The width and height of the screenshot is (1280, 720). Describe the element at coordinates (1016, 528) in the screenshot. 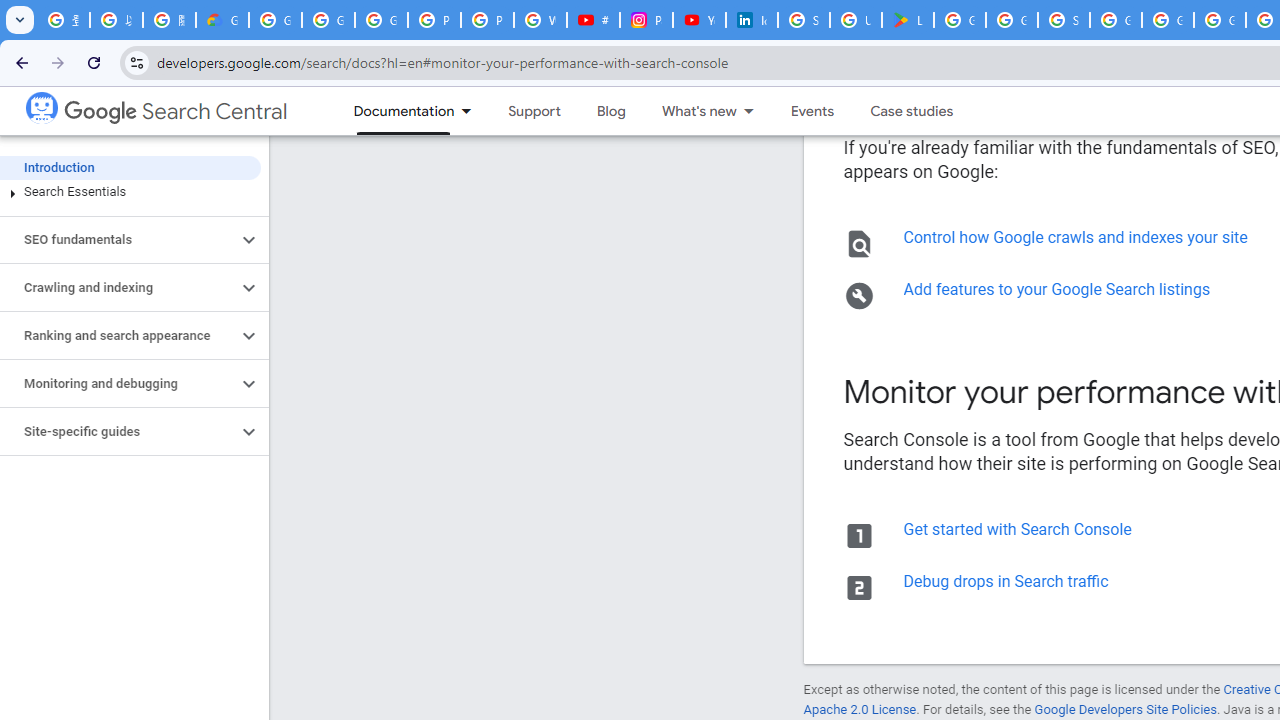

I see `'Get started with Search Console'` at that location.